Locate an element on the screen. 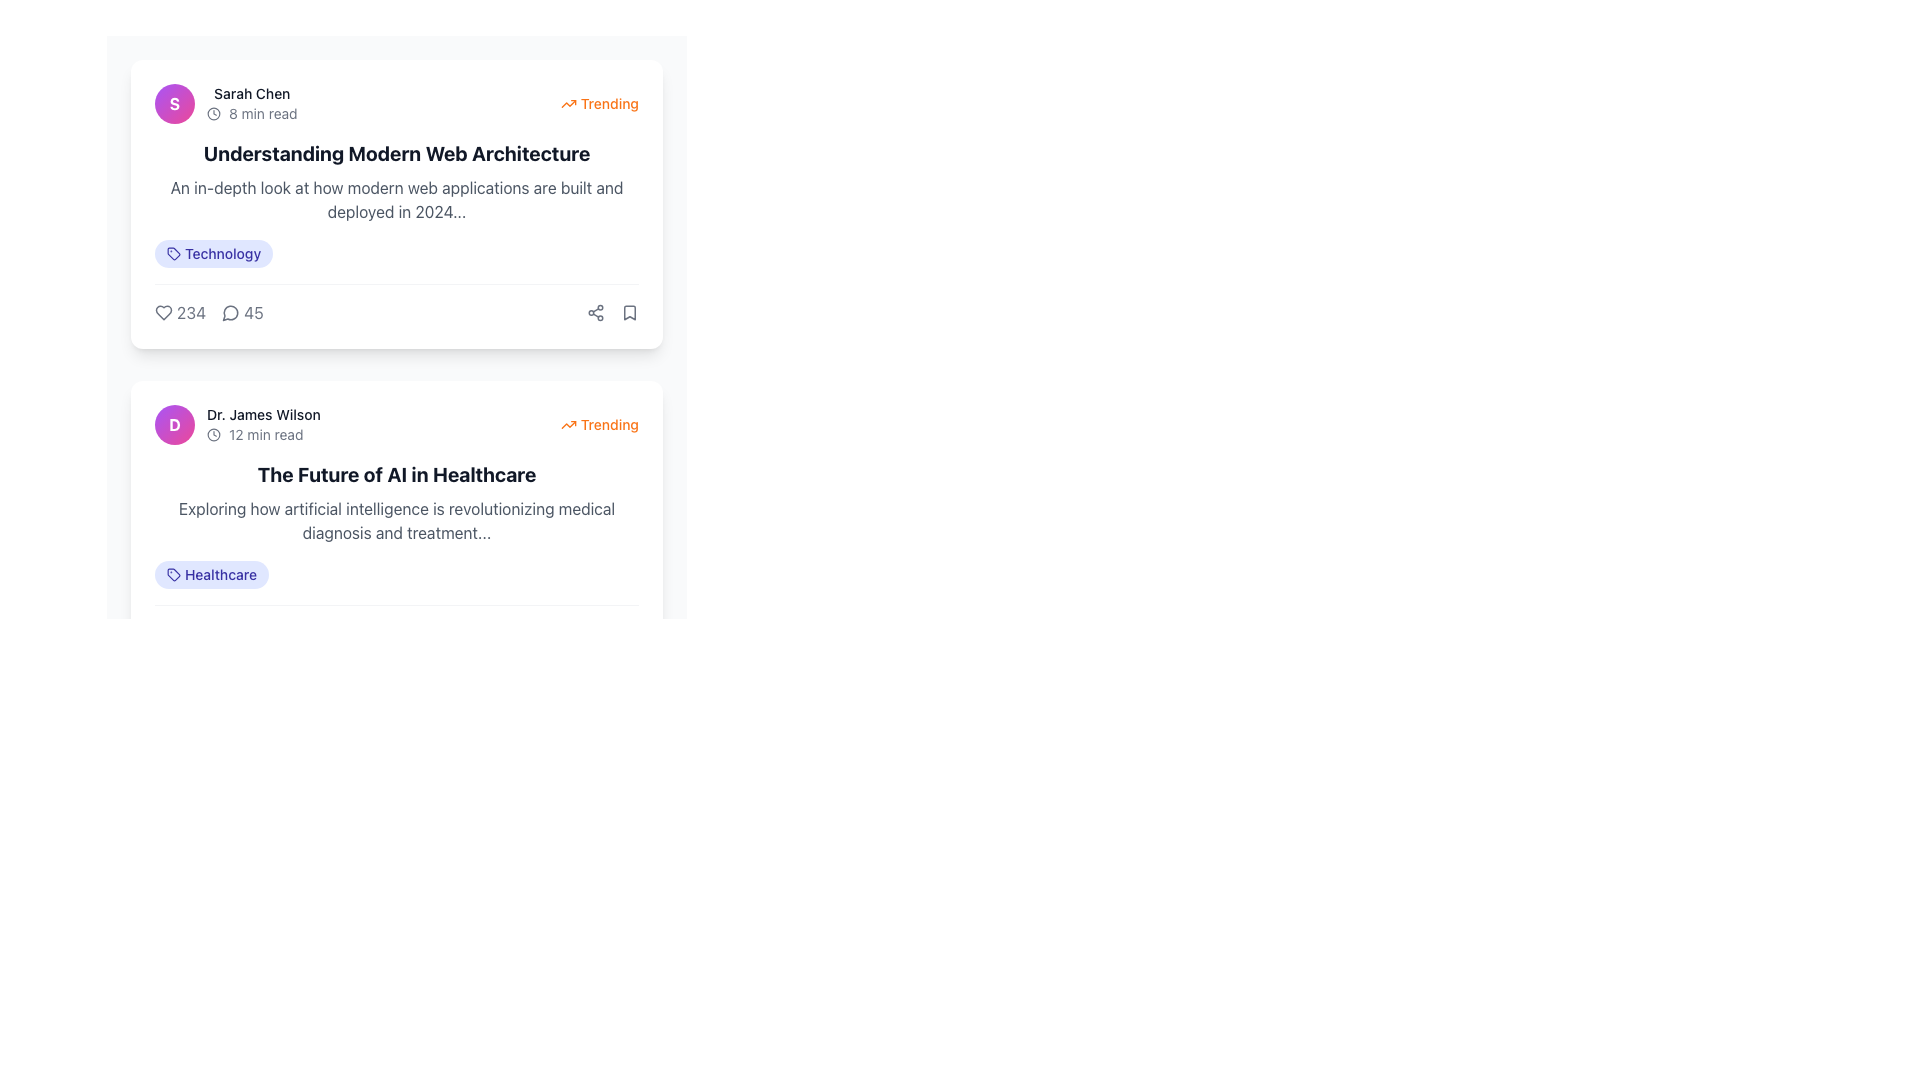  the 'share' button located below the post titled 'The Future of AI in Healthcare' is located at coordinates (594, 633).